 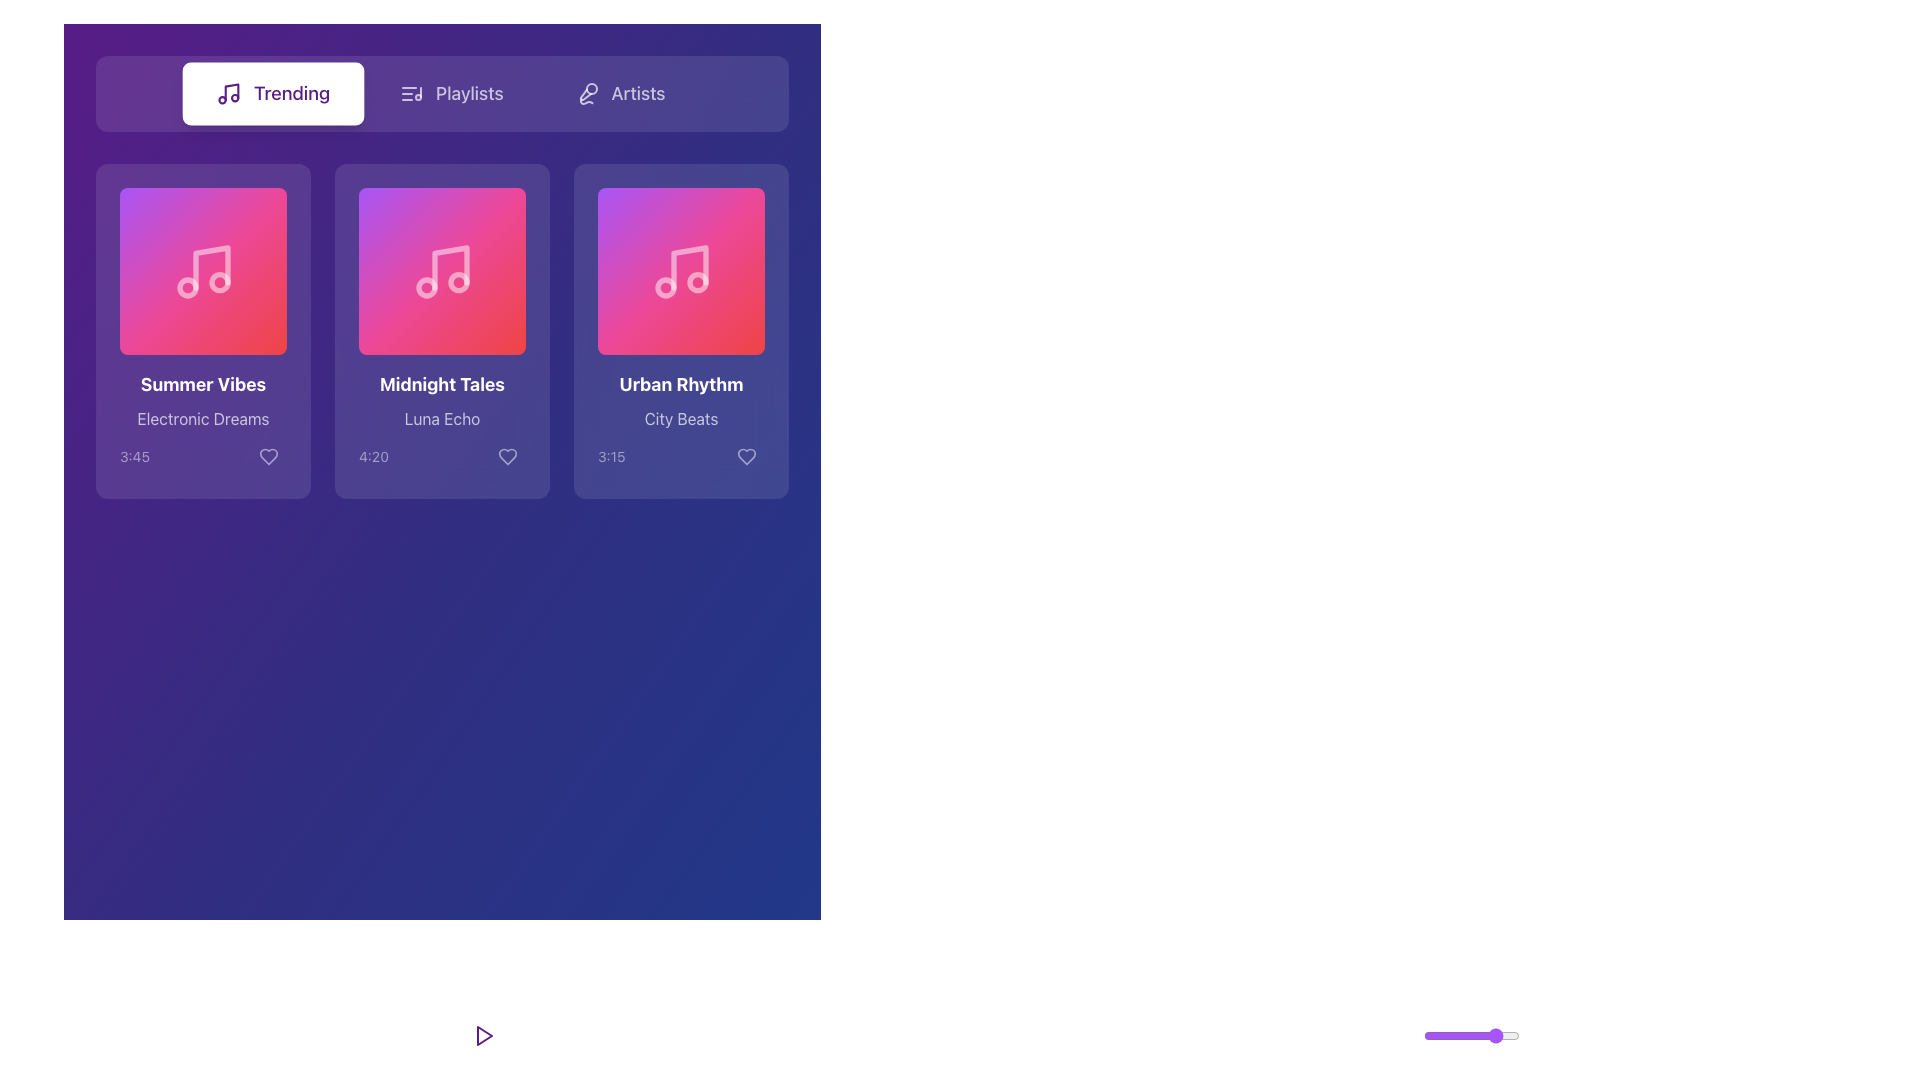 What do you see at coordinates (450, 93) in the screenshot?
I see `the navigational button located in the middle of the horizontal menu segment, positioned between 'Trending' and 'Artists'` at bounding box center [450, 93].